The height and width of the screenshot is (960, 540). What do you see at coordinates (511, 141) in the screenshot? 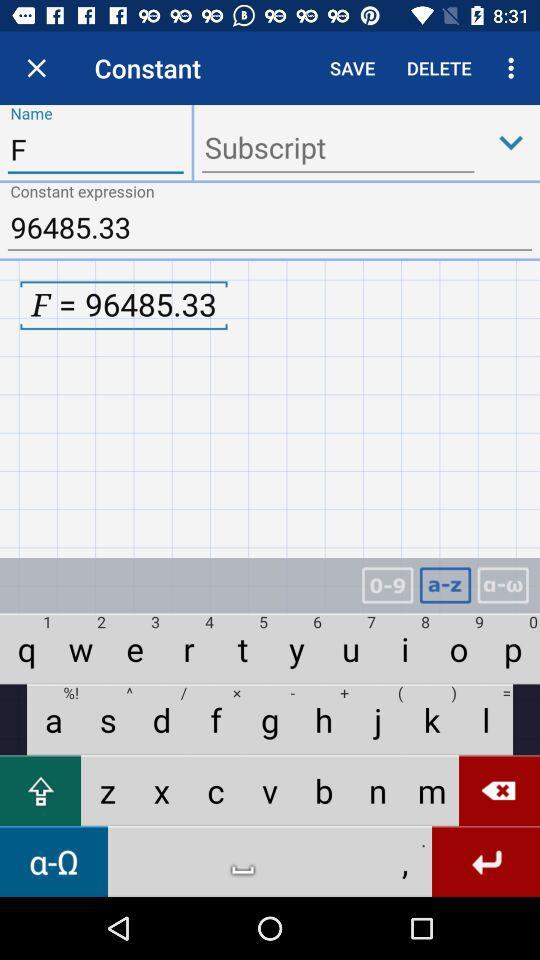
I see `download option` at bounding box center [511, 141].